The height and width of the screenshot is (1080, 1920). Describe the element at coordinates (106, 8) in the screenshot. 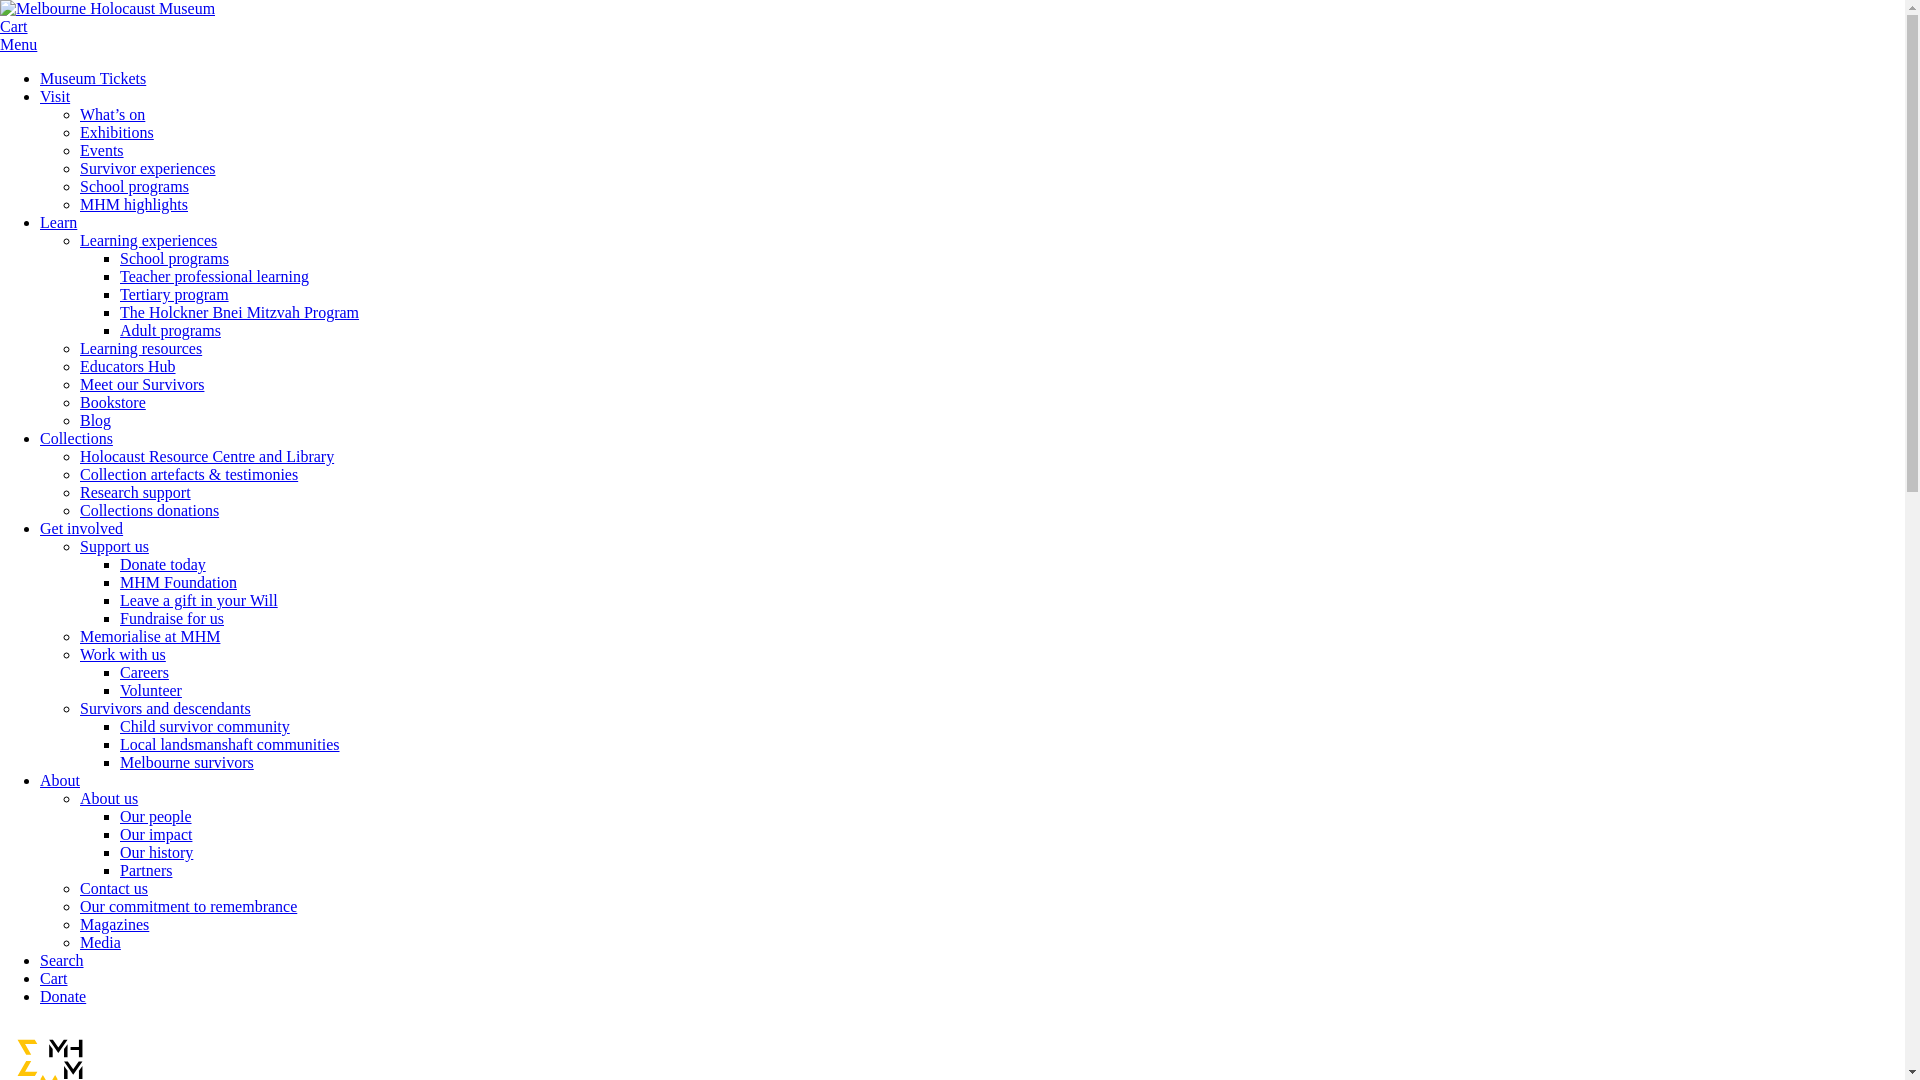

I see `'Melbourne Holocaust Museum'` at that location.